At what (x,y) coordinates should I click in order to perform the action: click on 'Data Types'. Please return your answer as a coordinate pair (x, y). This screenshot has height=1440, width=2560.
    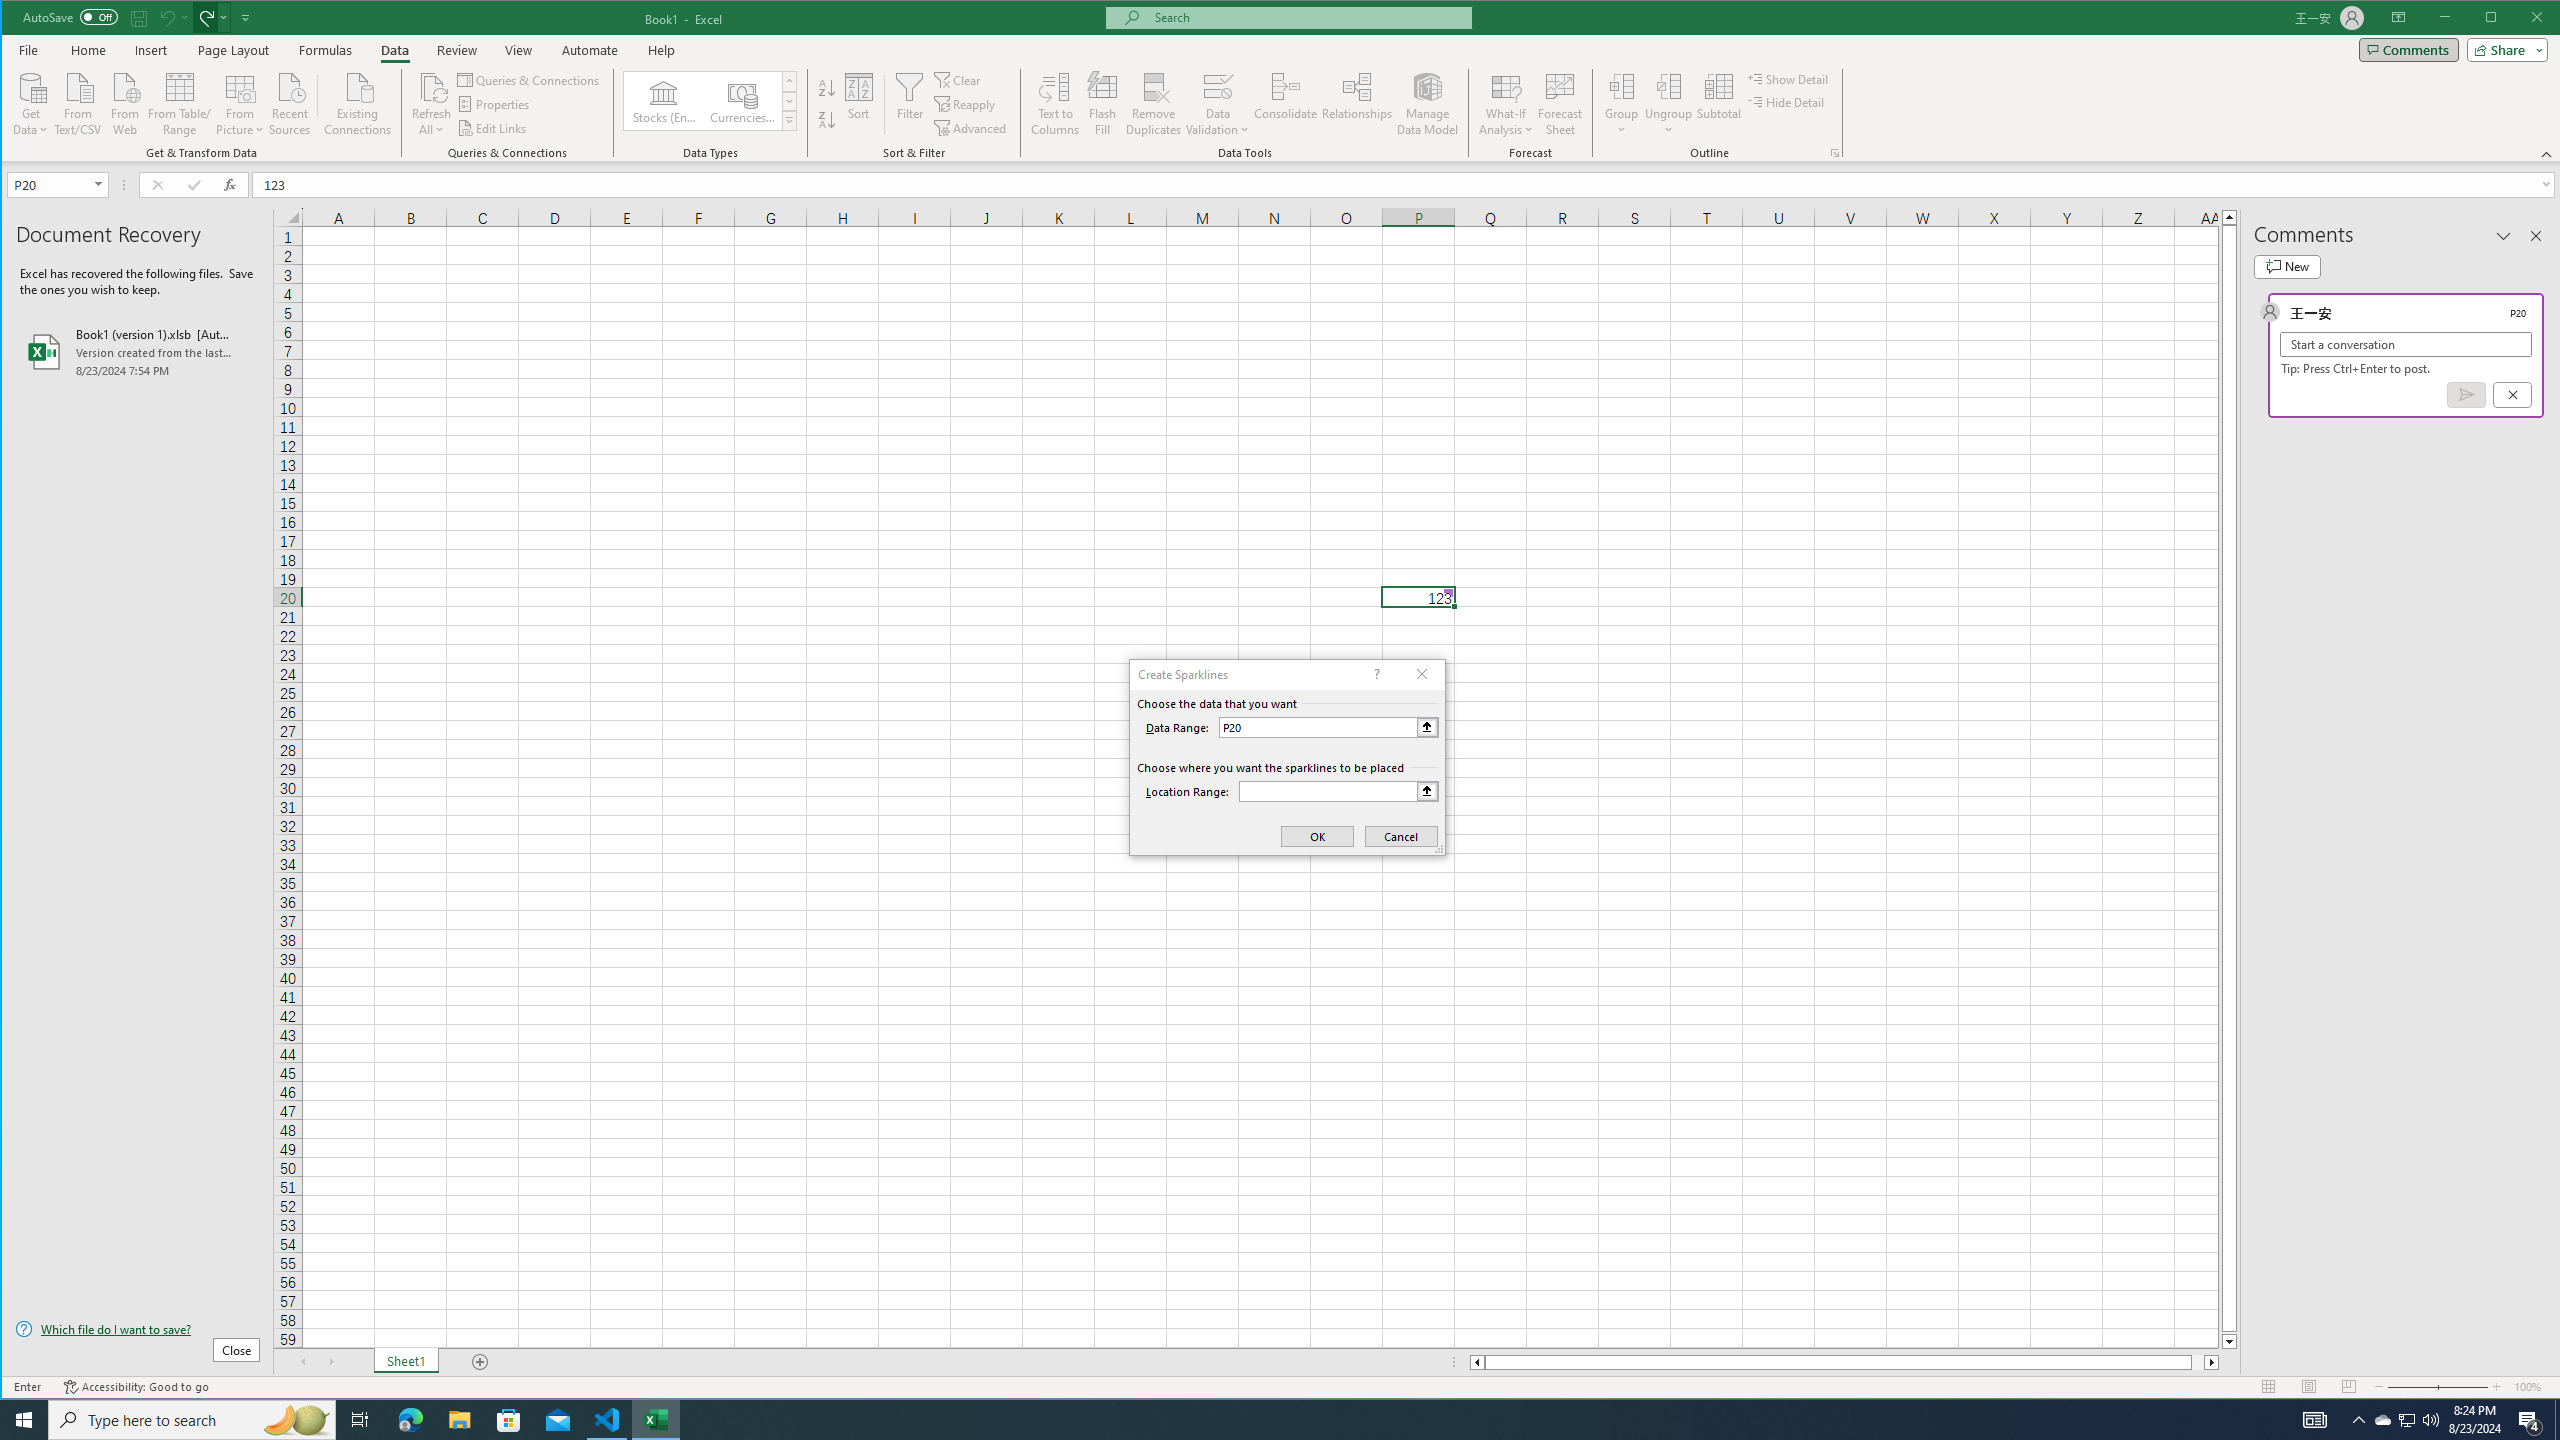
    Looking at the image, I should click on (787, 119).